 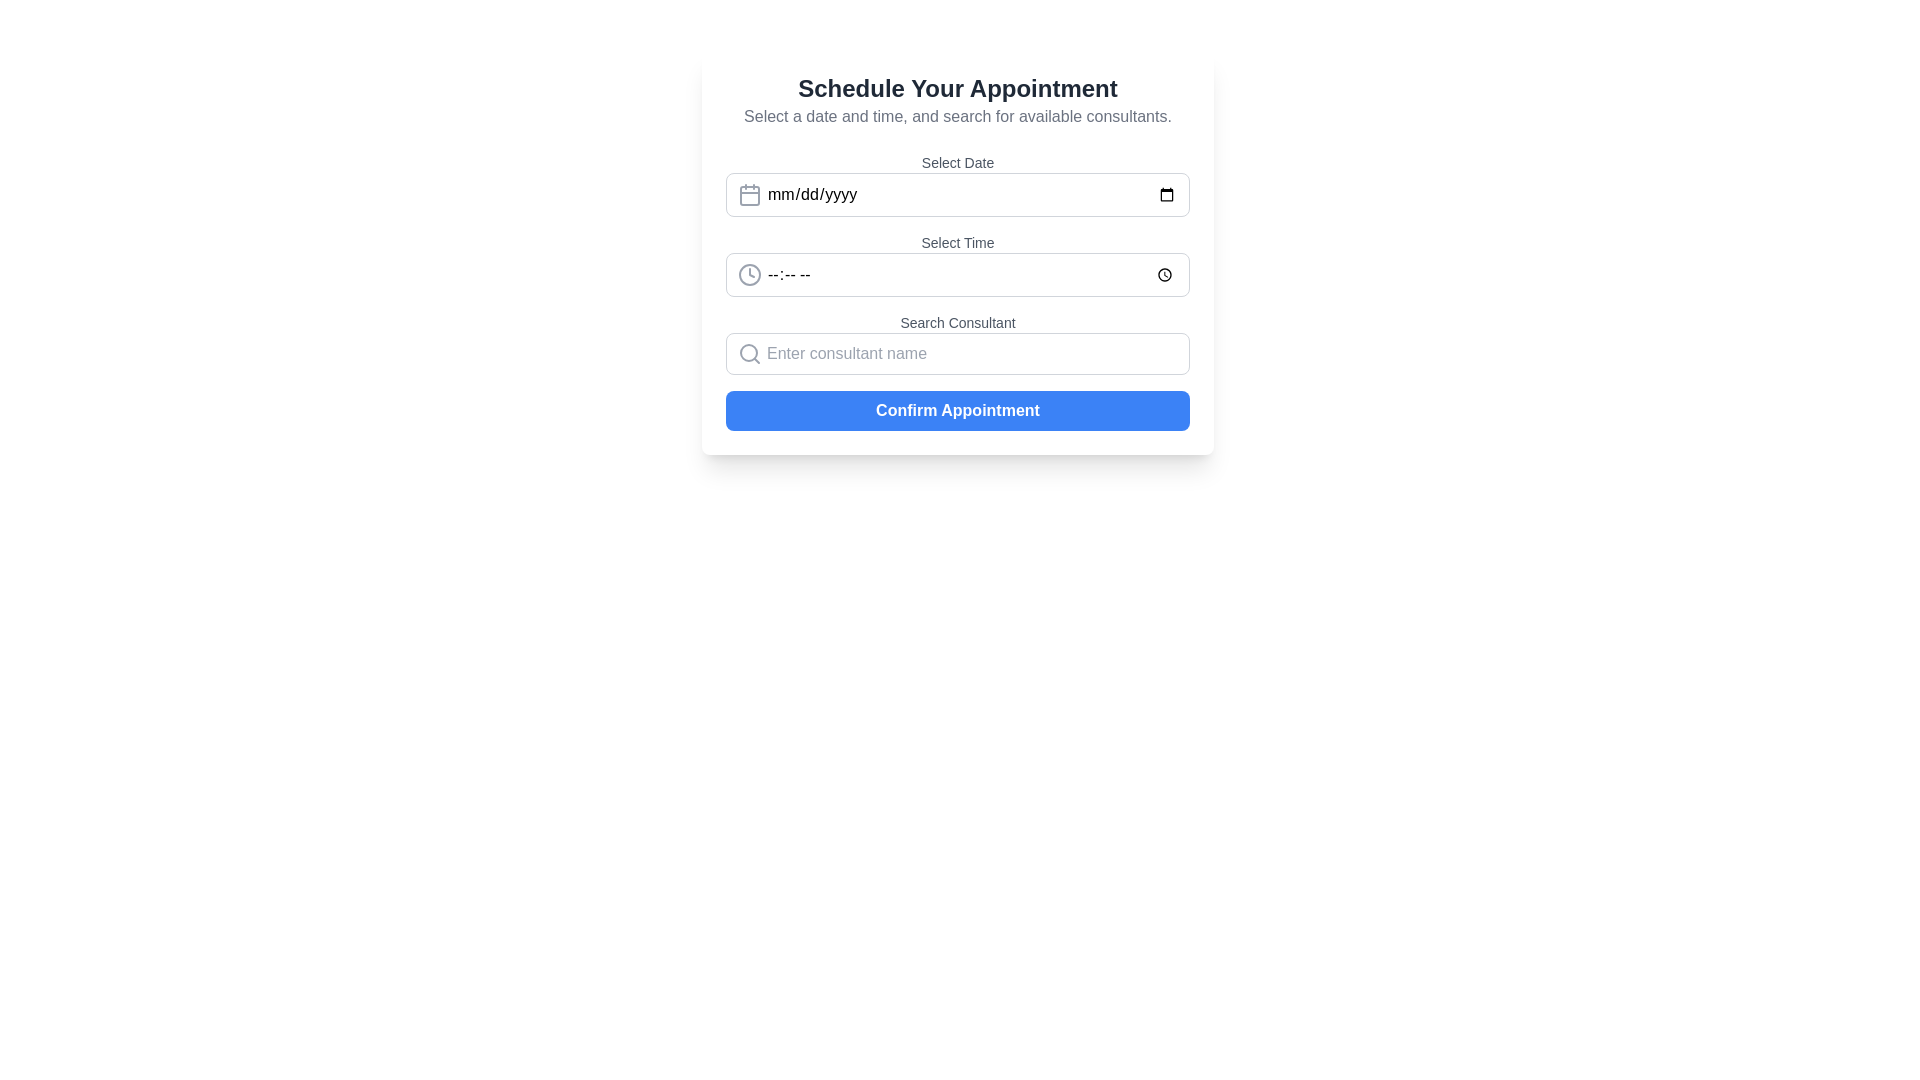 What do you see at coordinates (957, 185) in the screenshot?
I see `the 'Select Date' date picker input field to focus it for date entry` at bounding box center [957, 185].